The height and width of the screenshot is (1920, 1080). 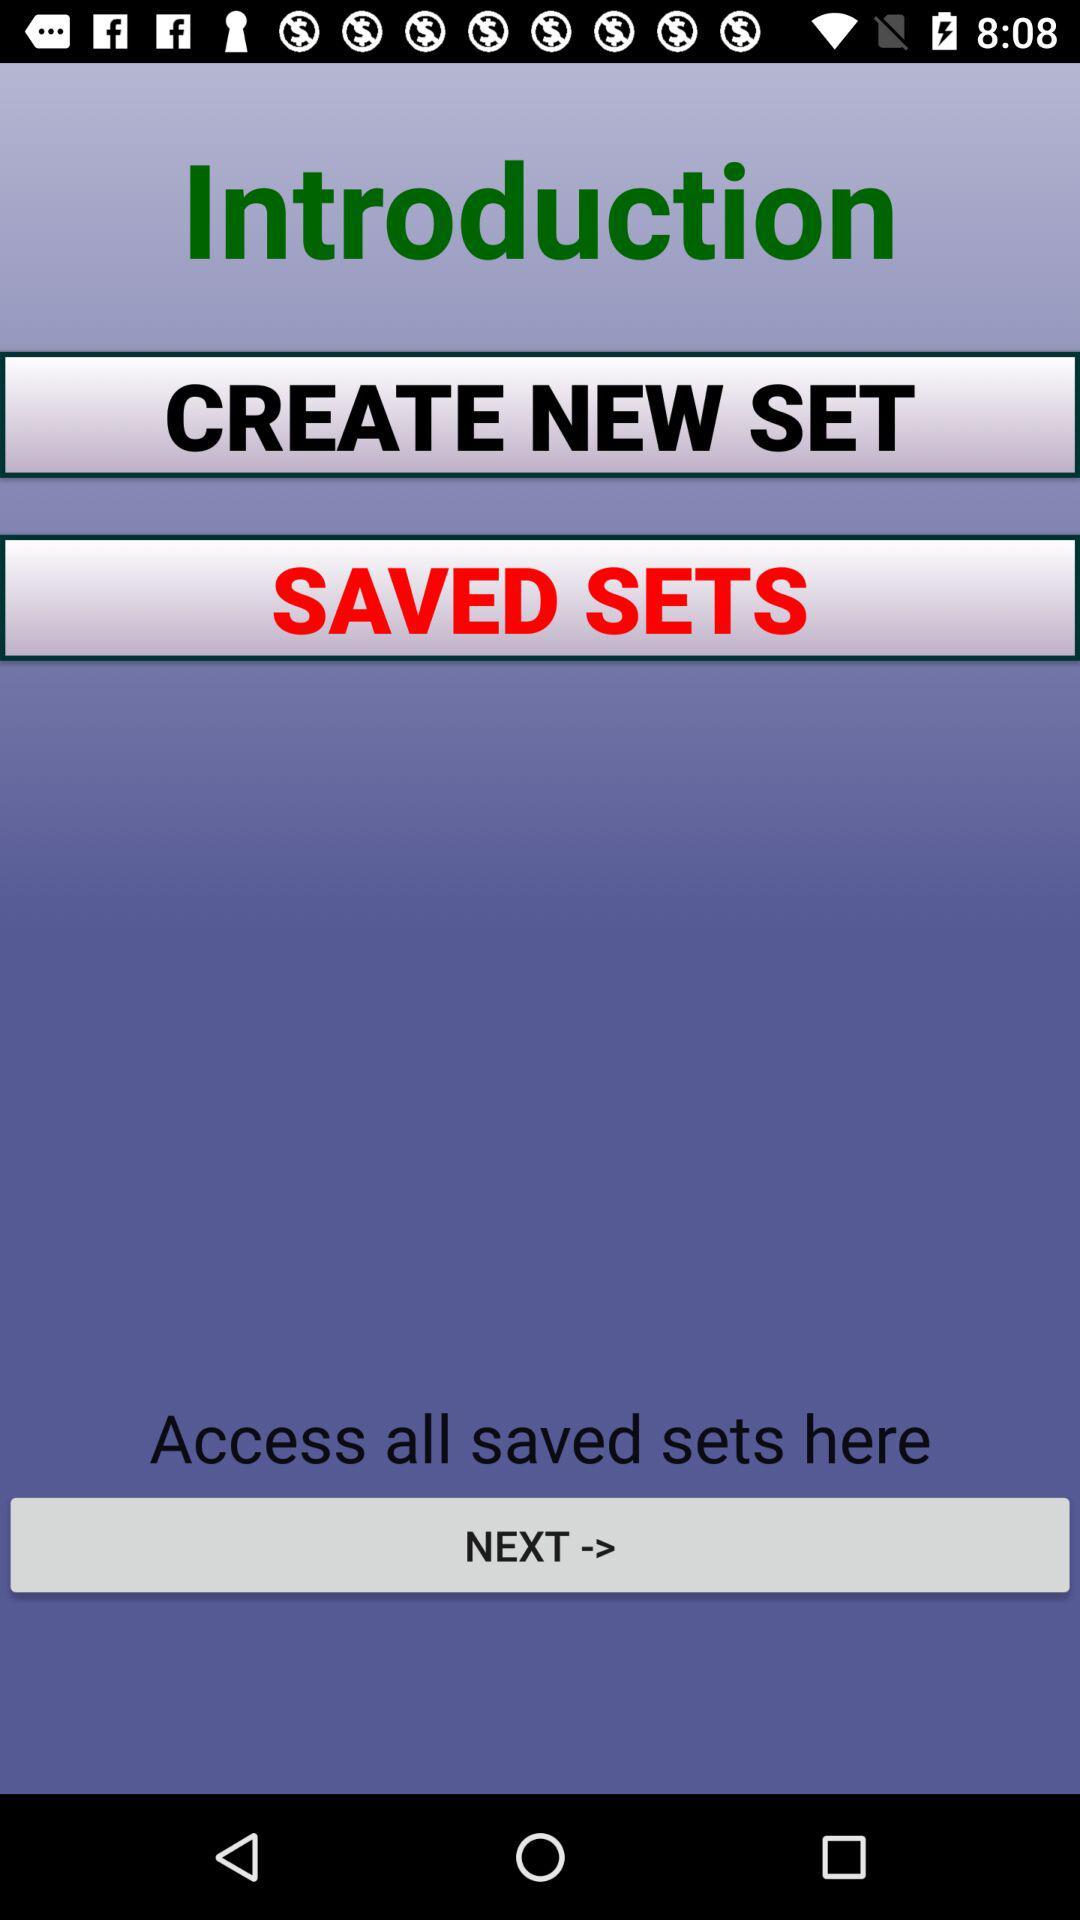 What do you see at coordinates (540, 413) in the screenshot?
I see `create new set` at bounding box center [540, 413].